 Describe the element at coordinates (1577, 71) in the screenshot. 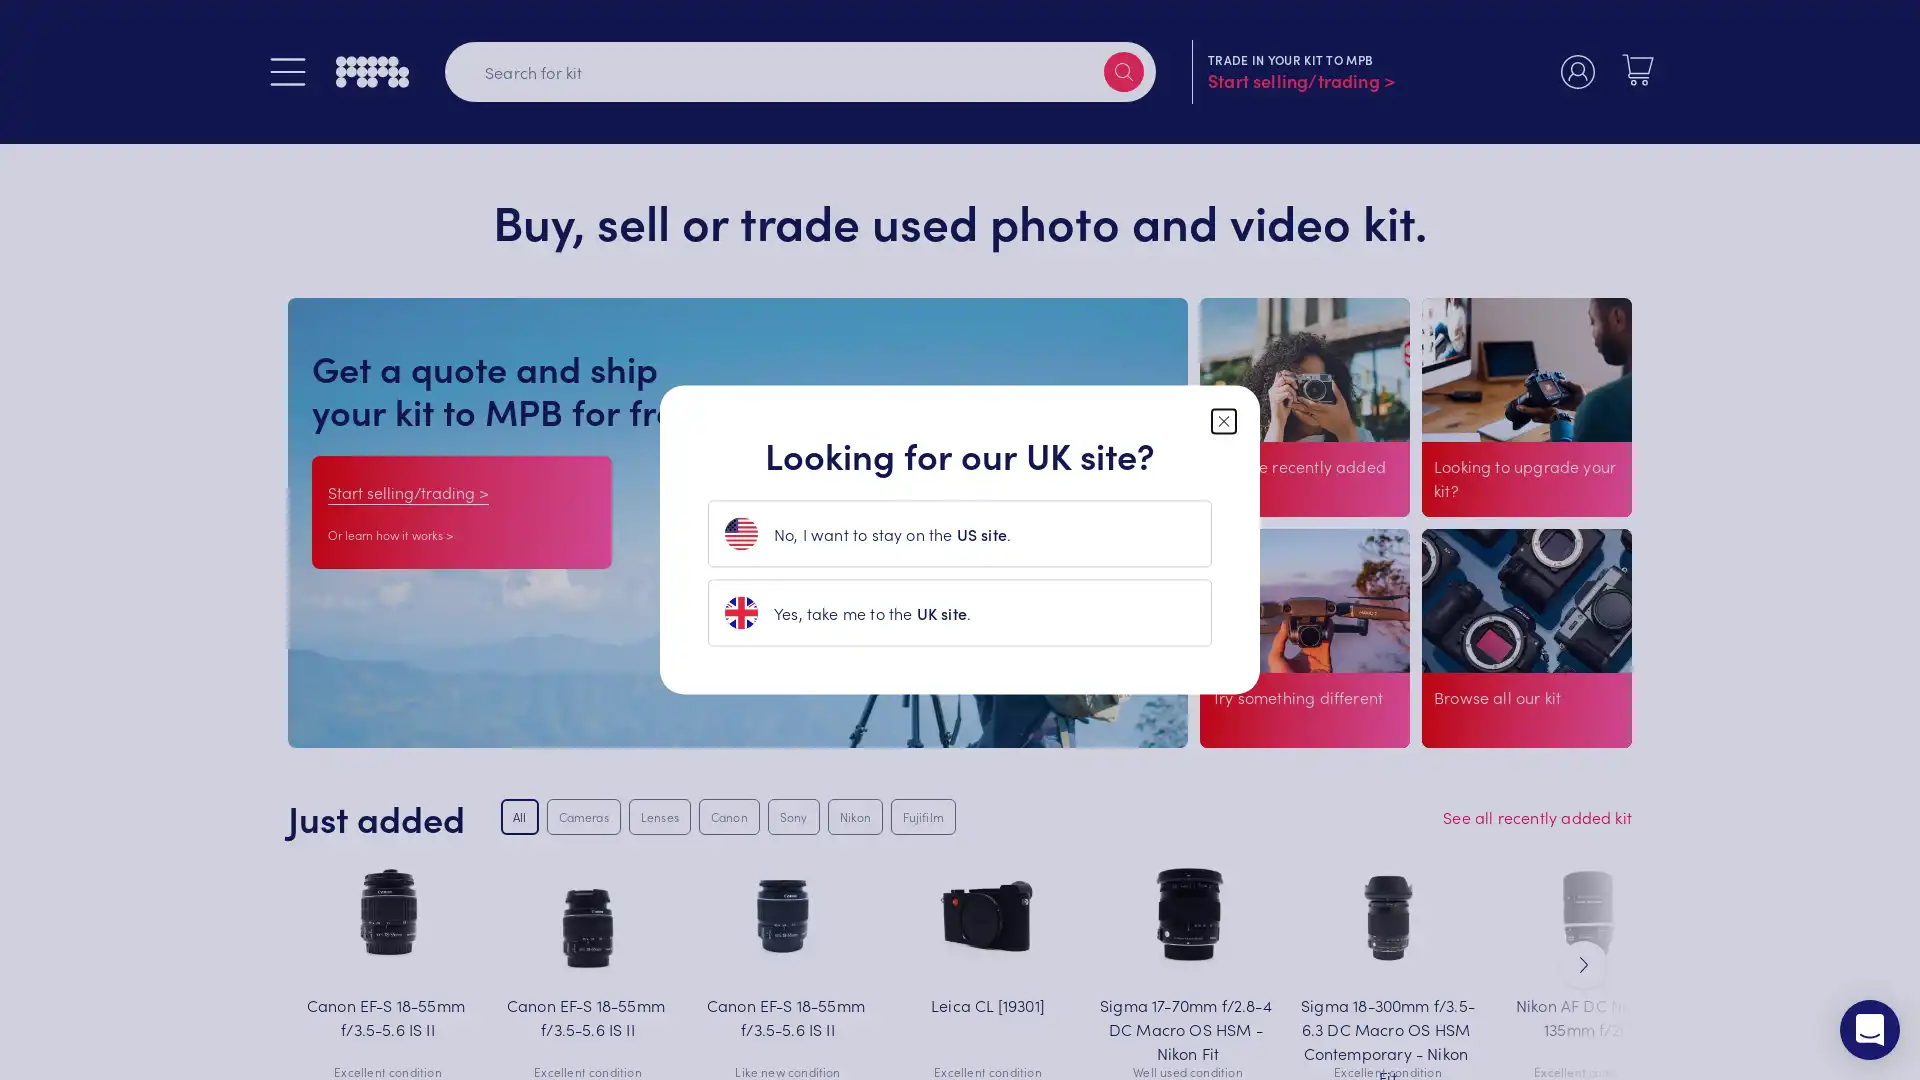

I see `Account` at that location.